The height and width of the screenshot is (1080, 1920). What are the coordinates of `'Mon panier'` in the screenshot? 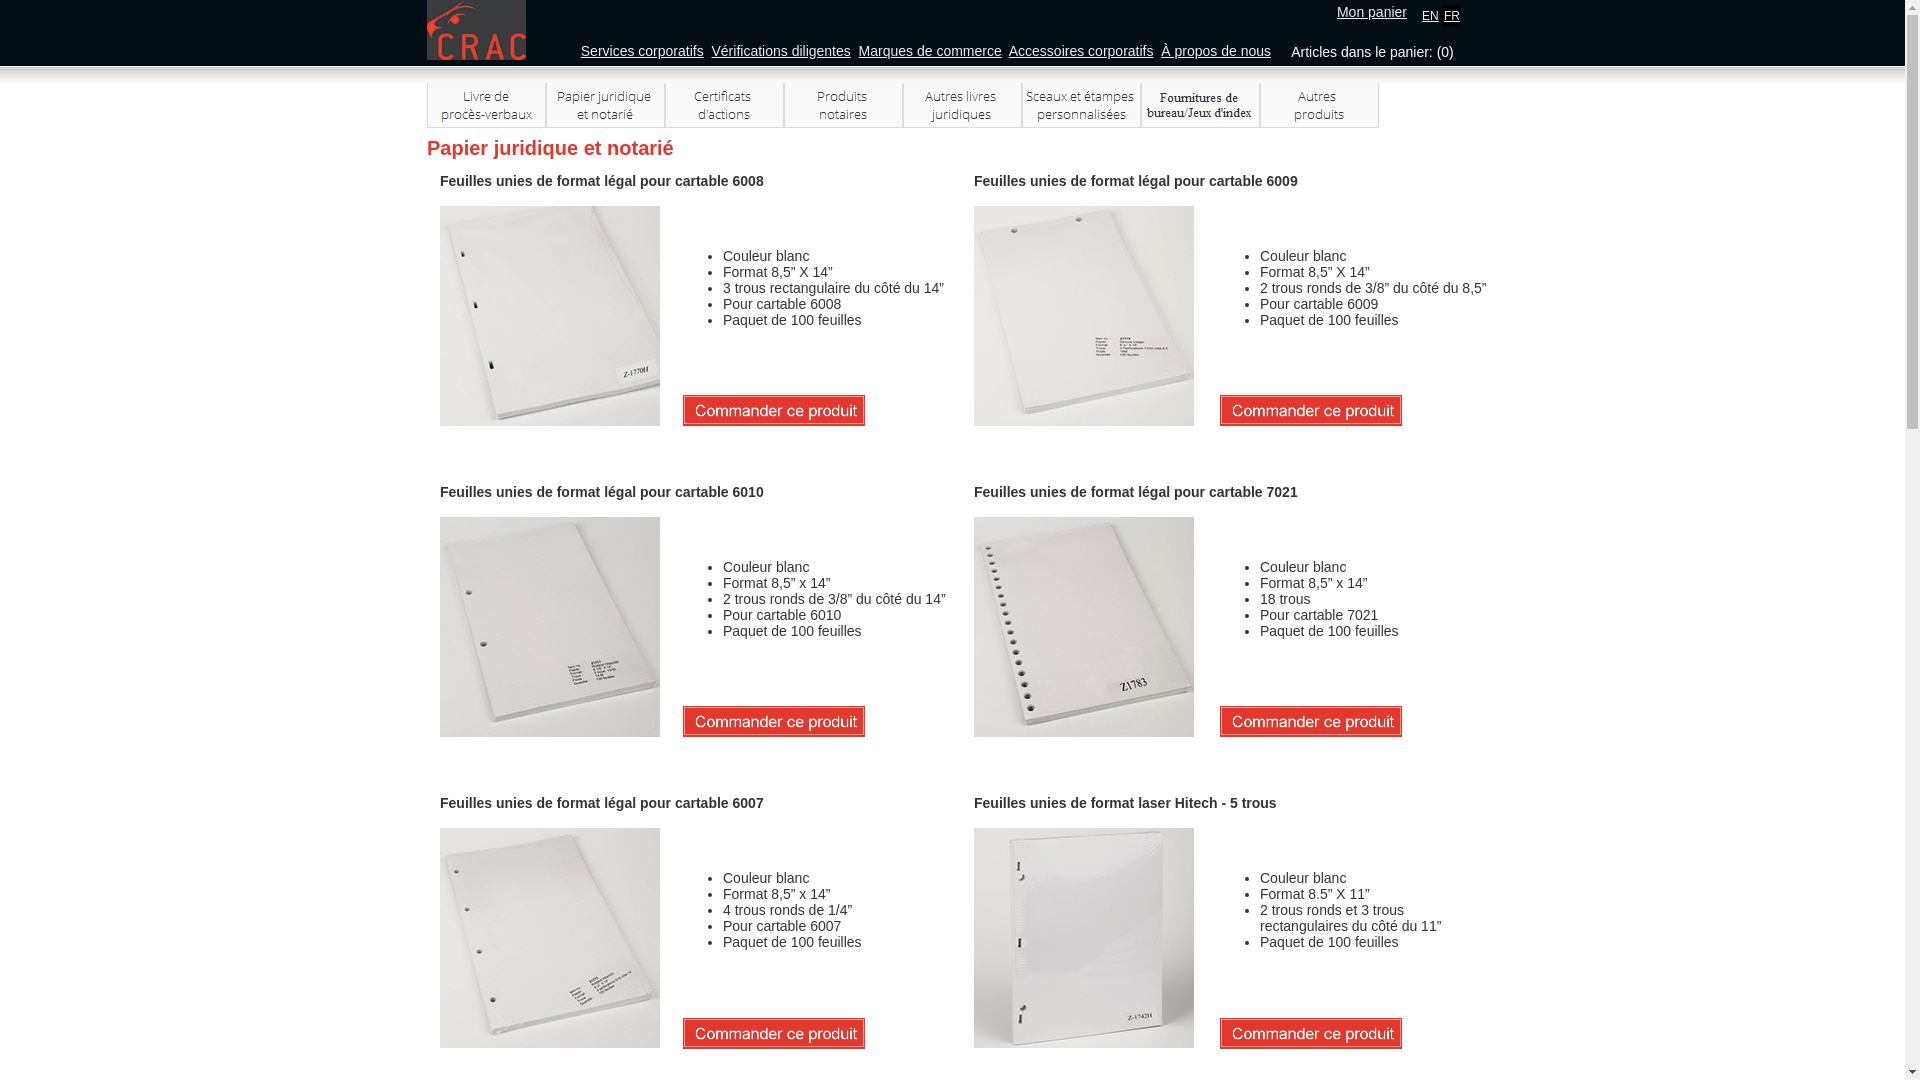 It's located at (1371, 11).